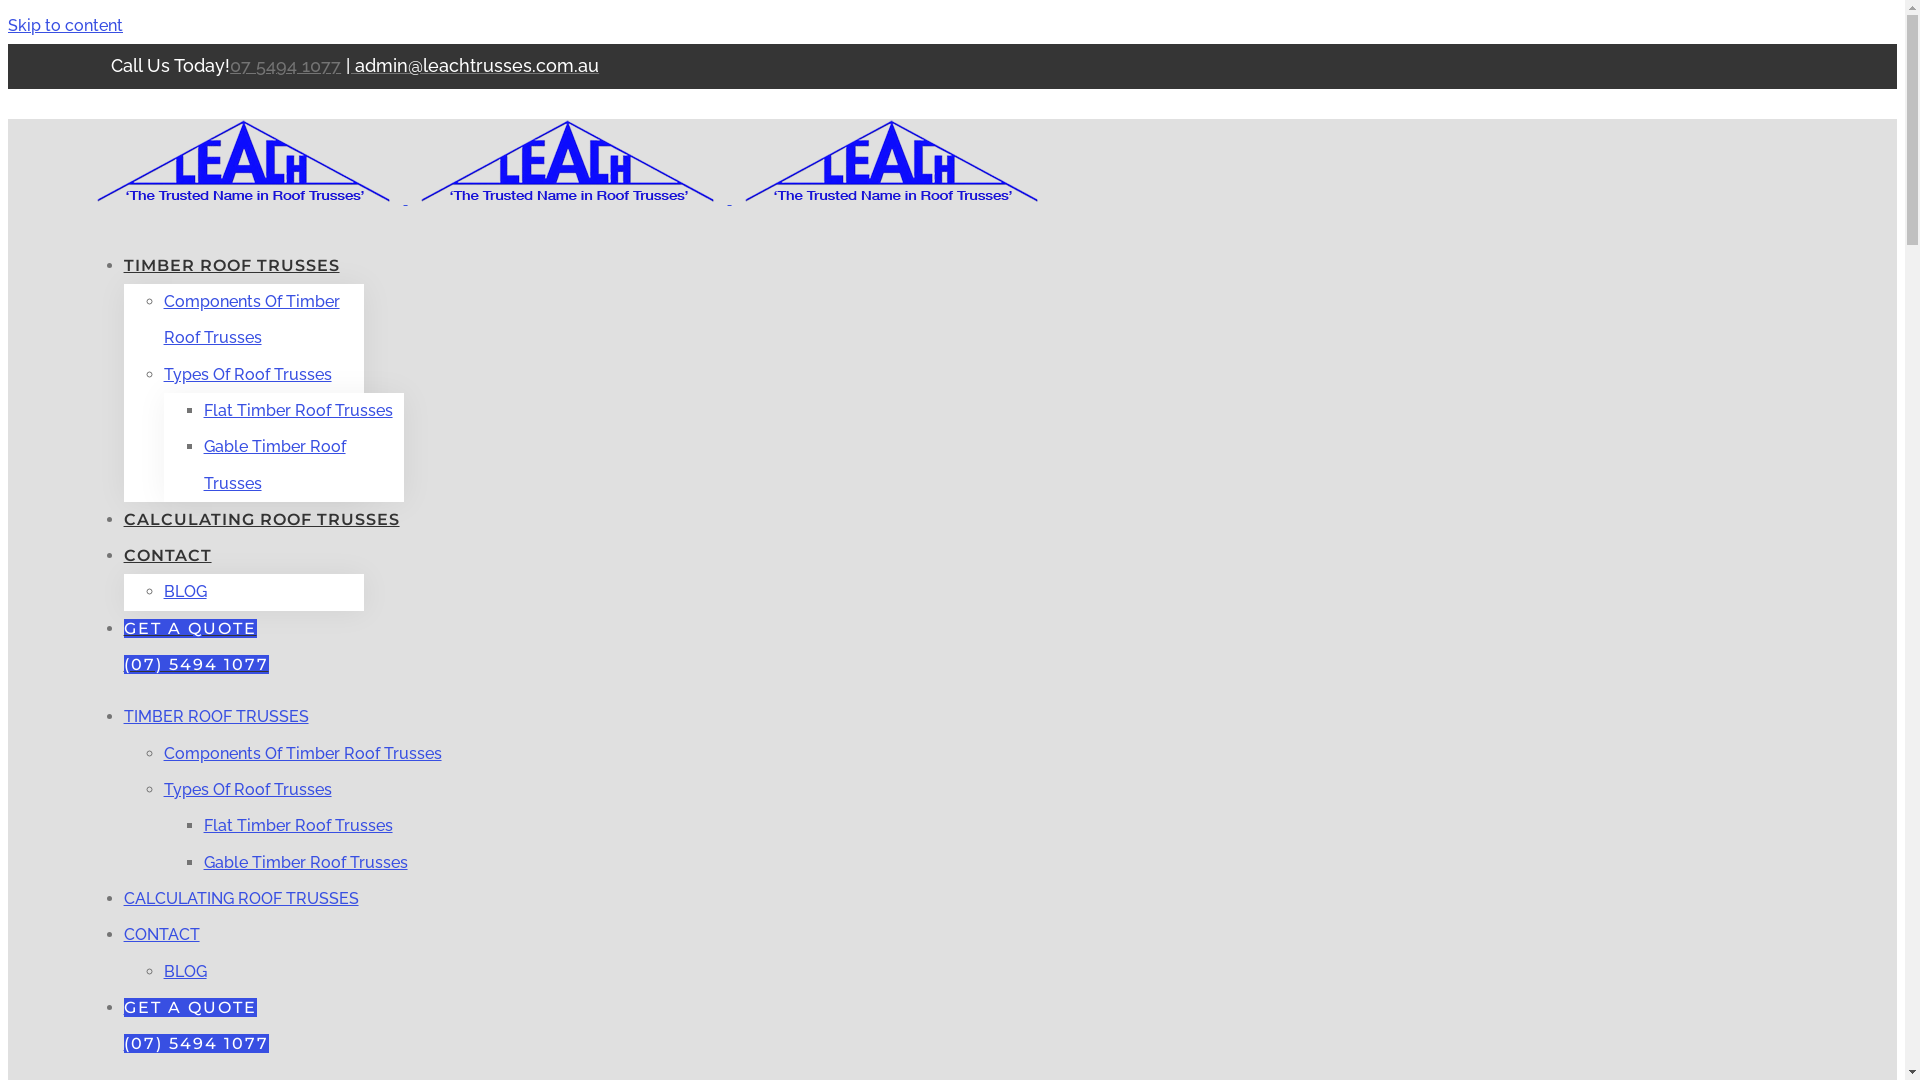 The height and width of the screenshot is (1080, 1920). What do you see at coordinates (196, 646) in the screenshot?
I see `'GET A QUOTE` at bounding box center [196, 646].